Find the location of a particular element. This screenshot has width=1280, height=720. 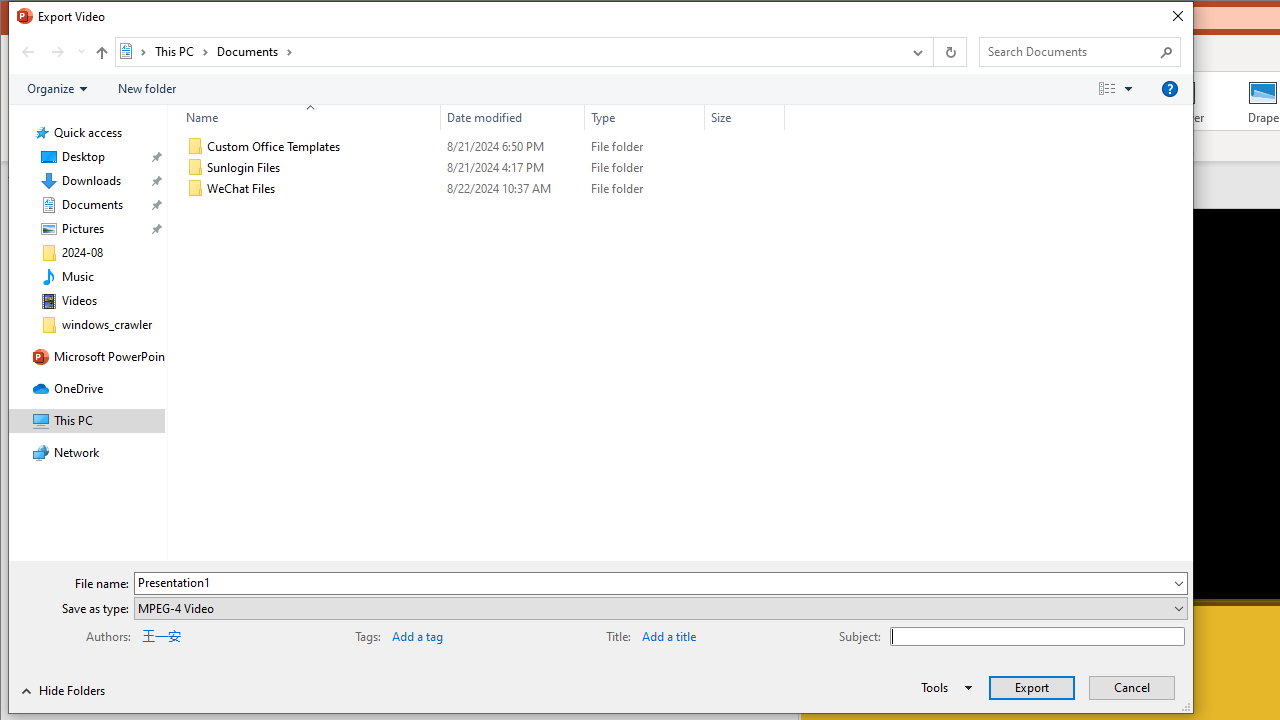

'Recent locations' is located at coordinates (80, 50).